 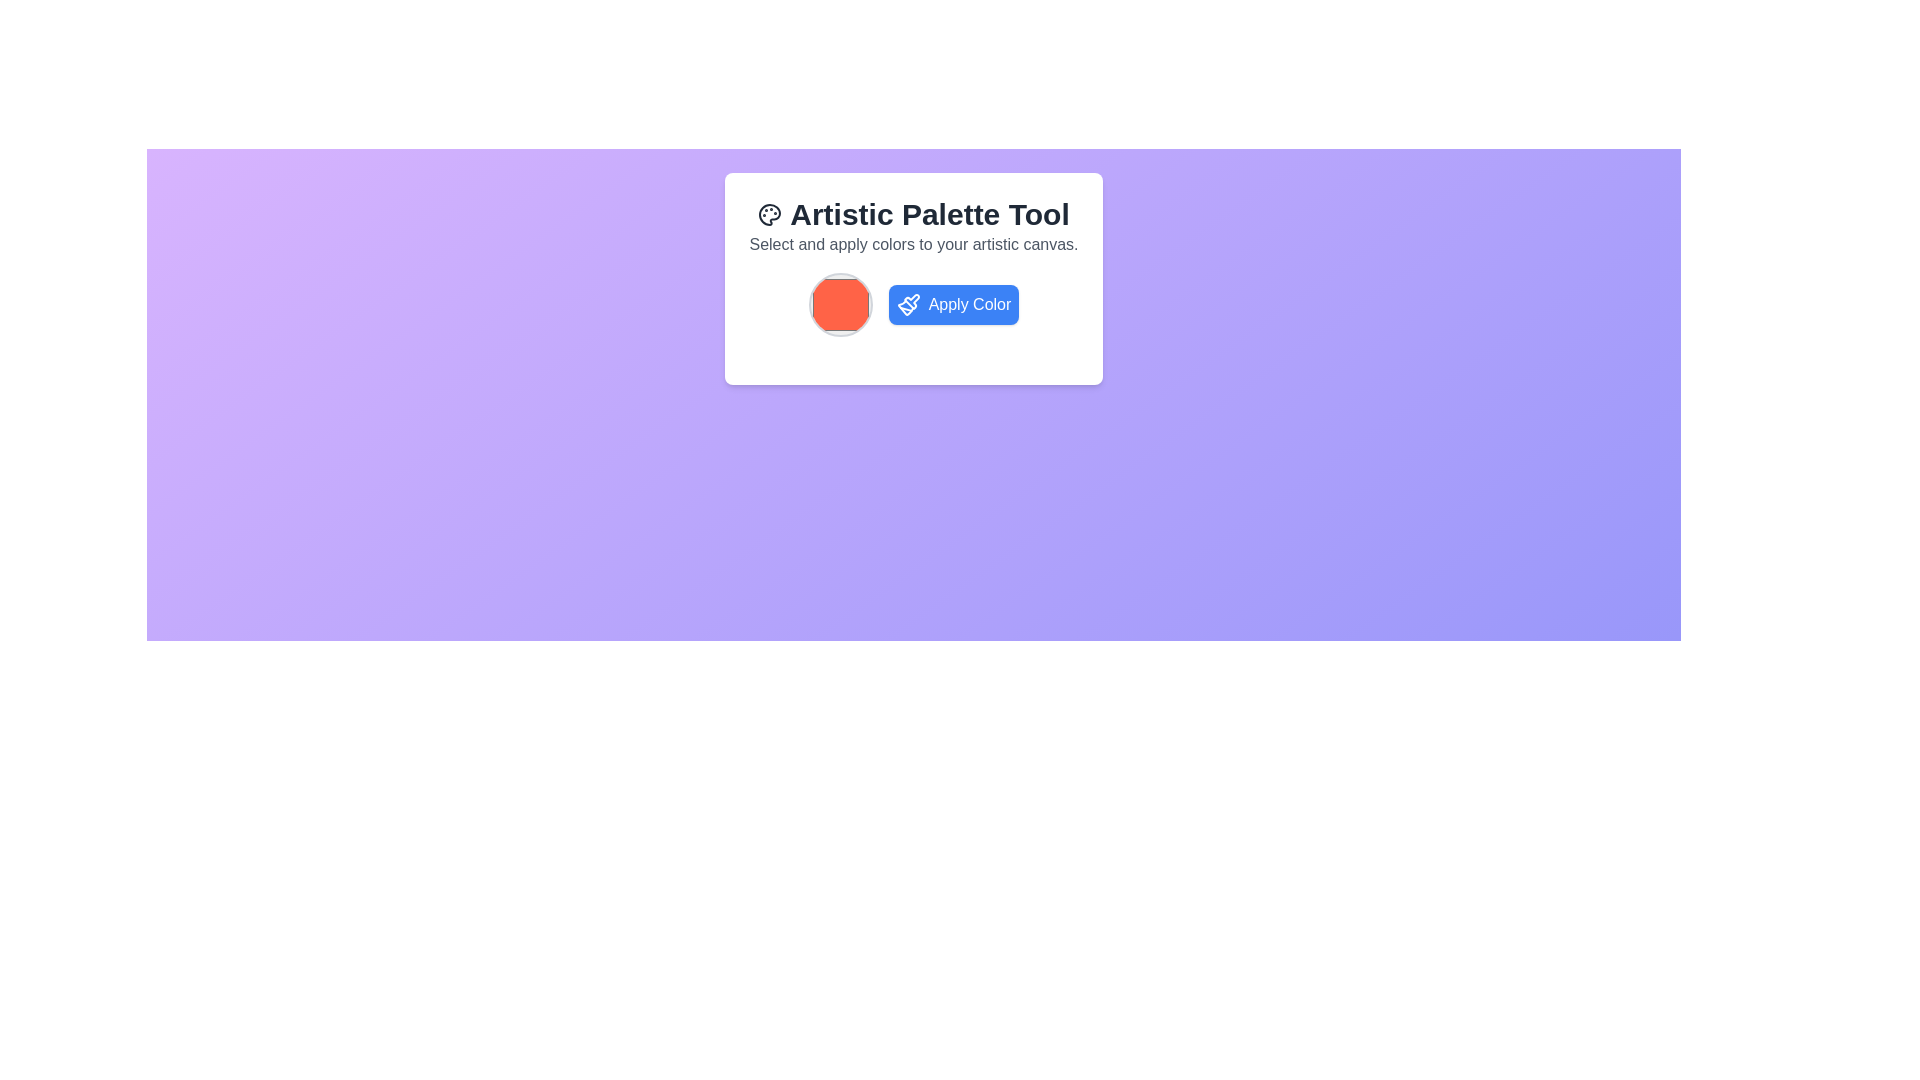 I want to click on the button located to the right of the circular color palette to apply the chosen color to the artistic canvas, so click(x=953, y=304).